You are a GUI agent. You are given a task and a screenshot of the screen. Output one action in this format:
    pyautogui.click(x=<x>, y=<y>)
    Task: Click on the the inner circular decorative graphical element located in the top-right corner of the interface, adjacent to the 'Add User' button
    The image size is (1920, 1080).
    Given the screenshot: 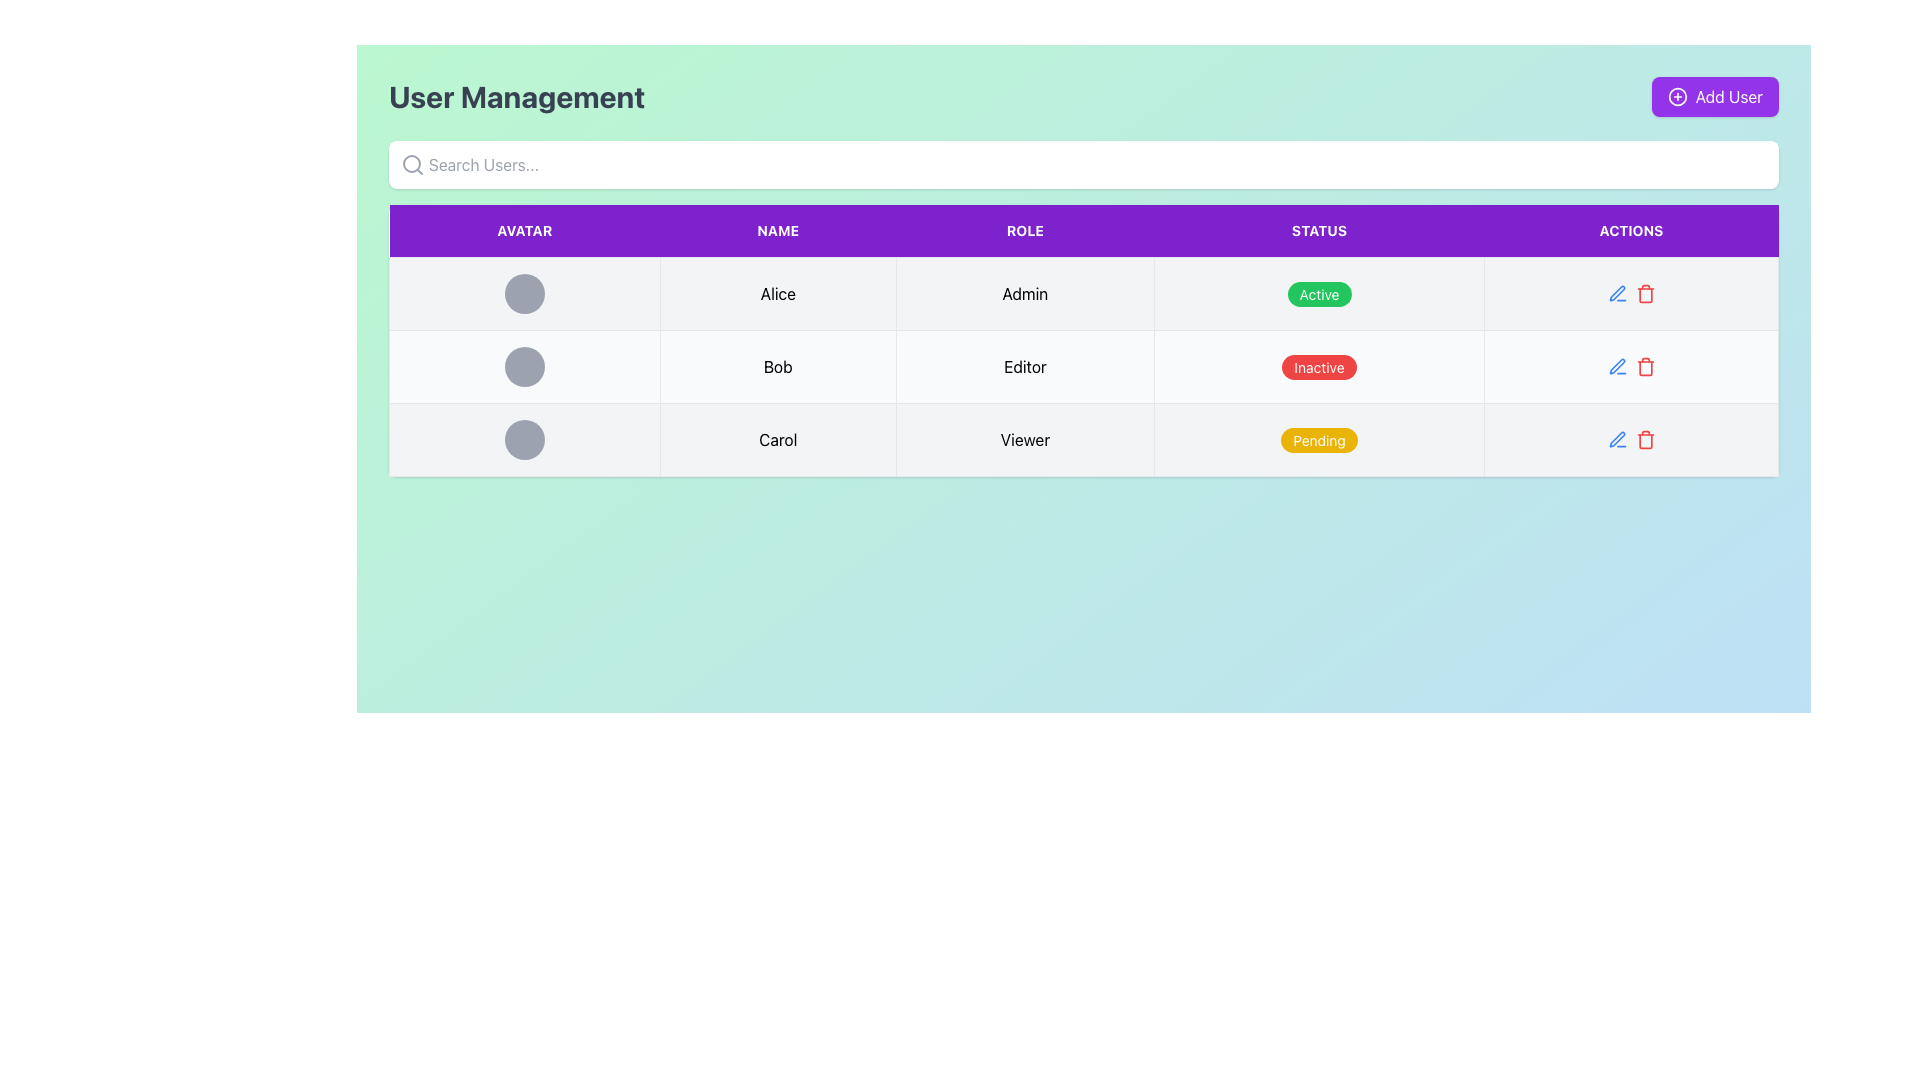 What is the action you would take?
    pyautogui.click(x=1677, y=96)
    